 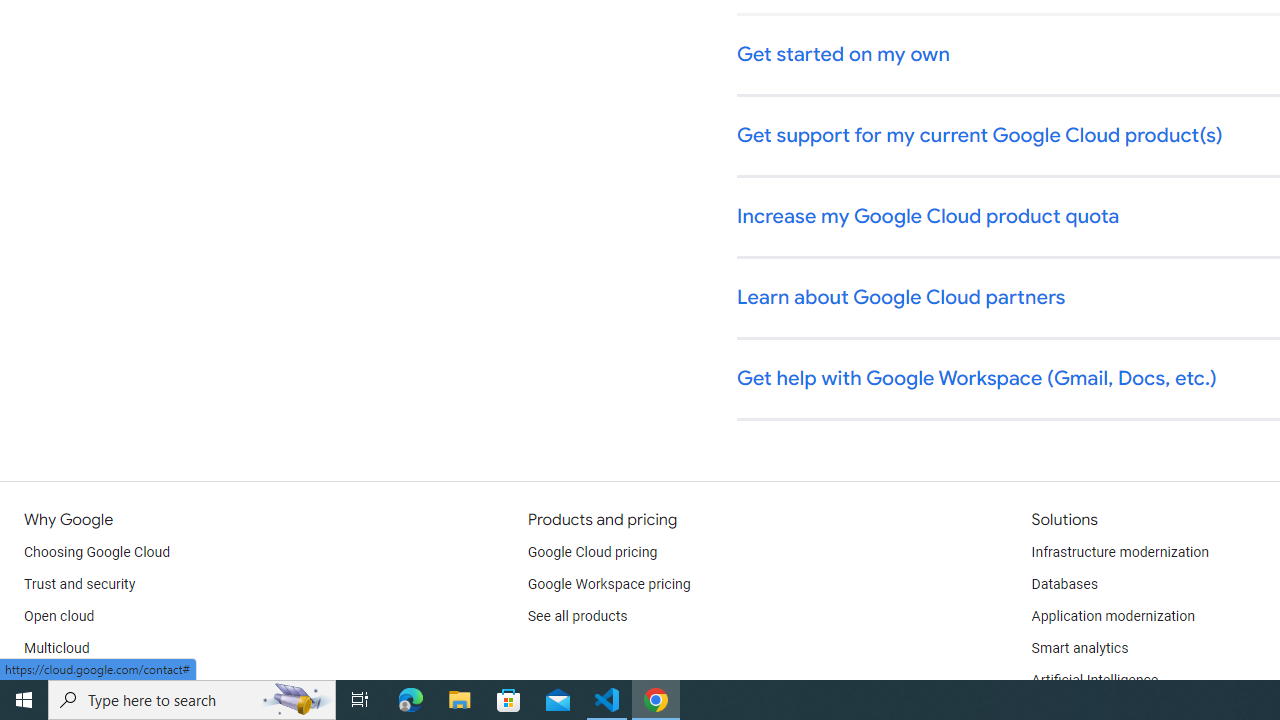 What do you see at coordinates (1111, 616) in the screenshot?
I see `'Application modernization'` at bounding box center [1111, 616].